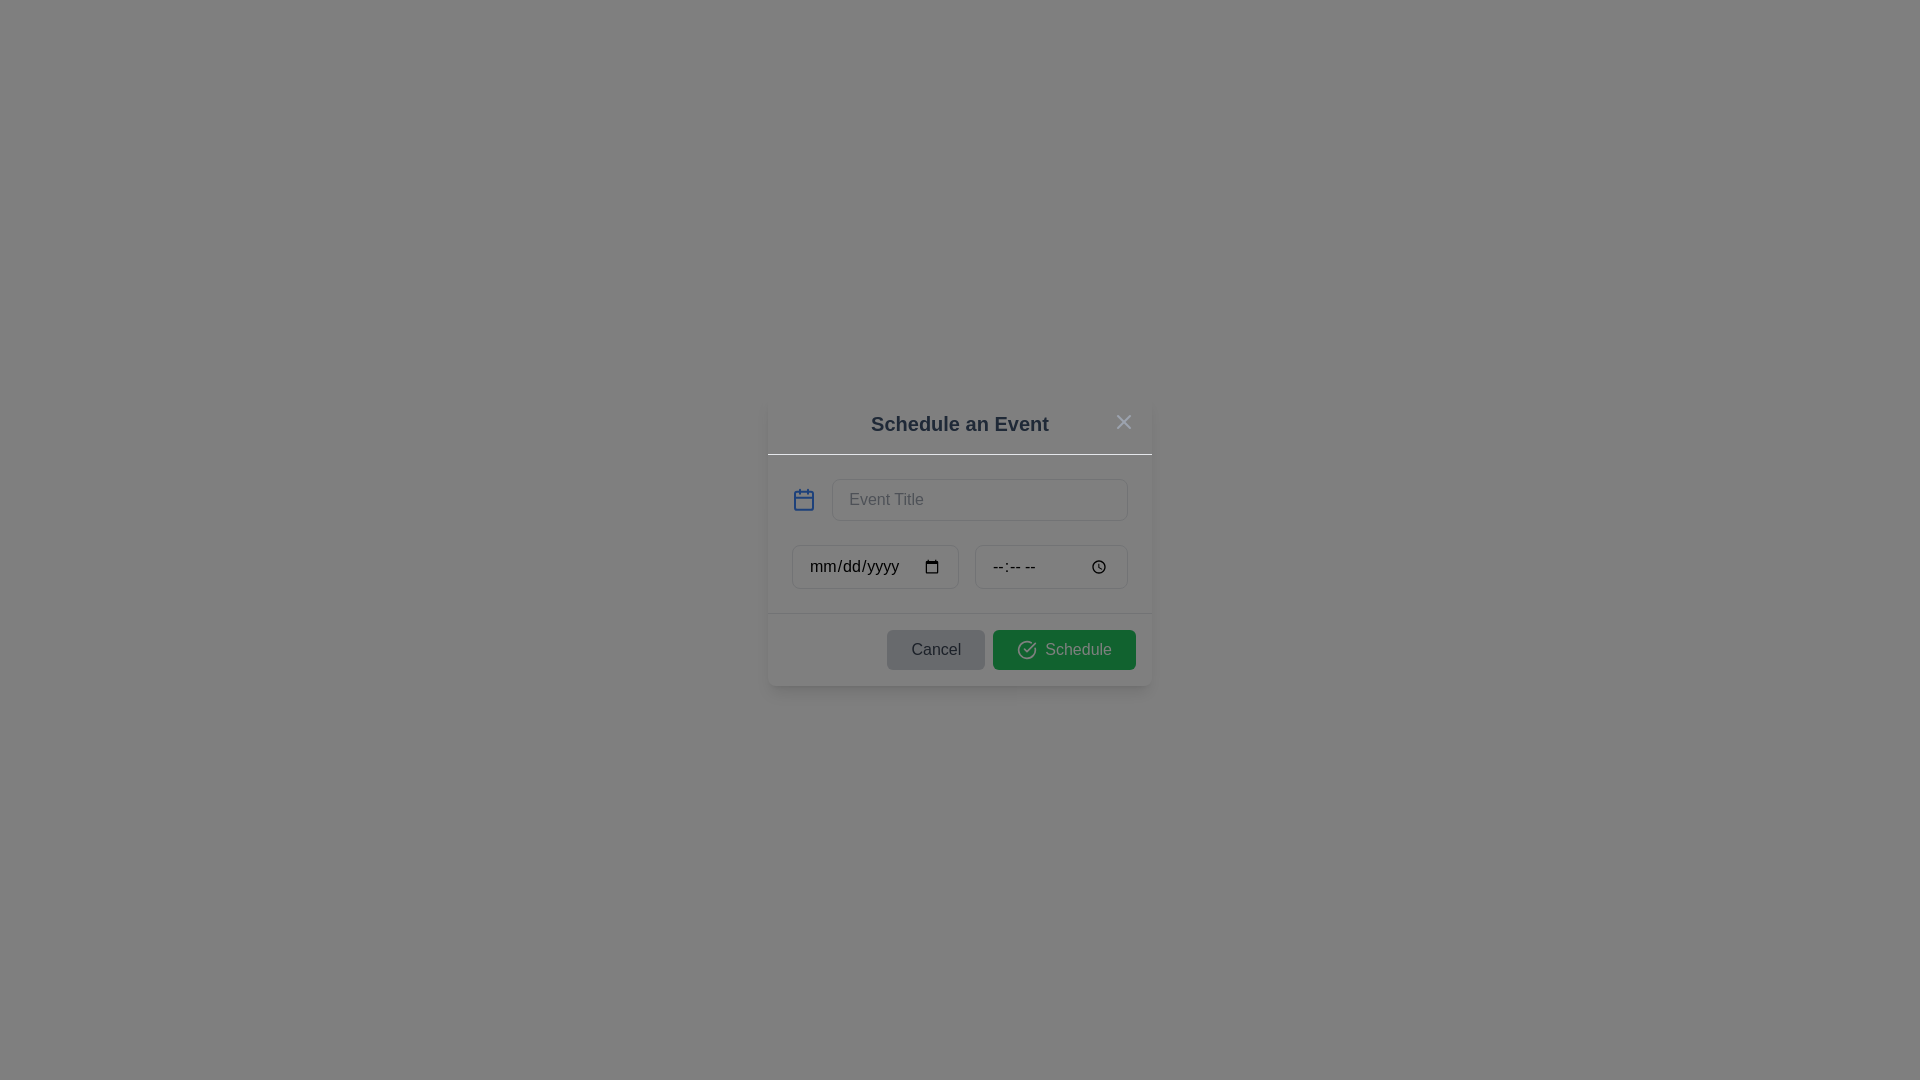 This screenshot has width=1920, height=1080. Describe the element at coordinates (1050, 567) in the screenshot. I see `a time from the dropdown menu of the Time input field located in the 'Schedule an Event' dialog box` at that location.